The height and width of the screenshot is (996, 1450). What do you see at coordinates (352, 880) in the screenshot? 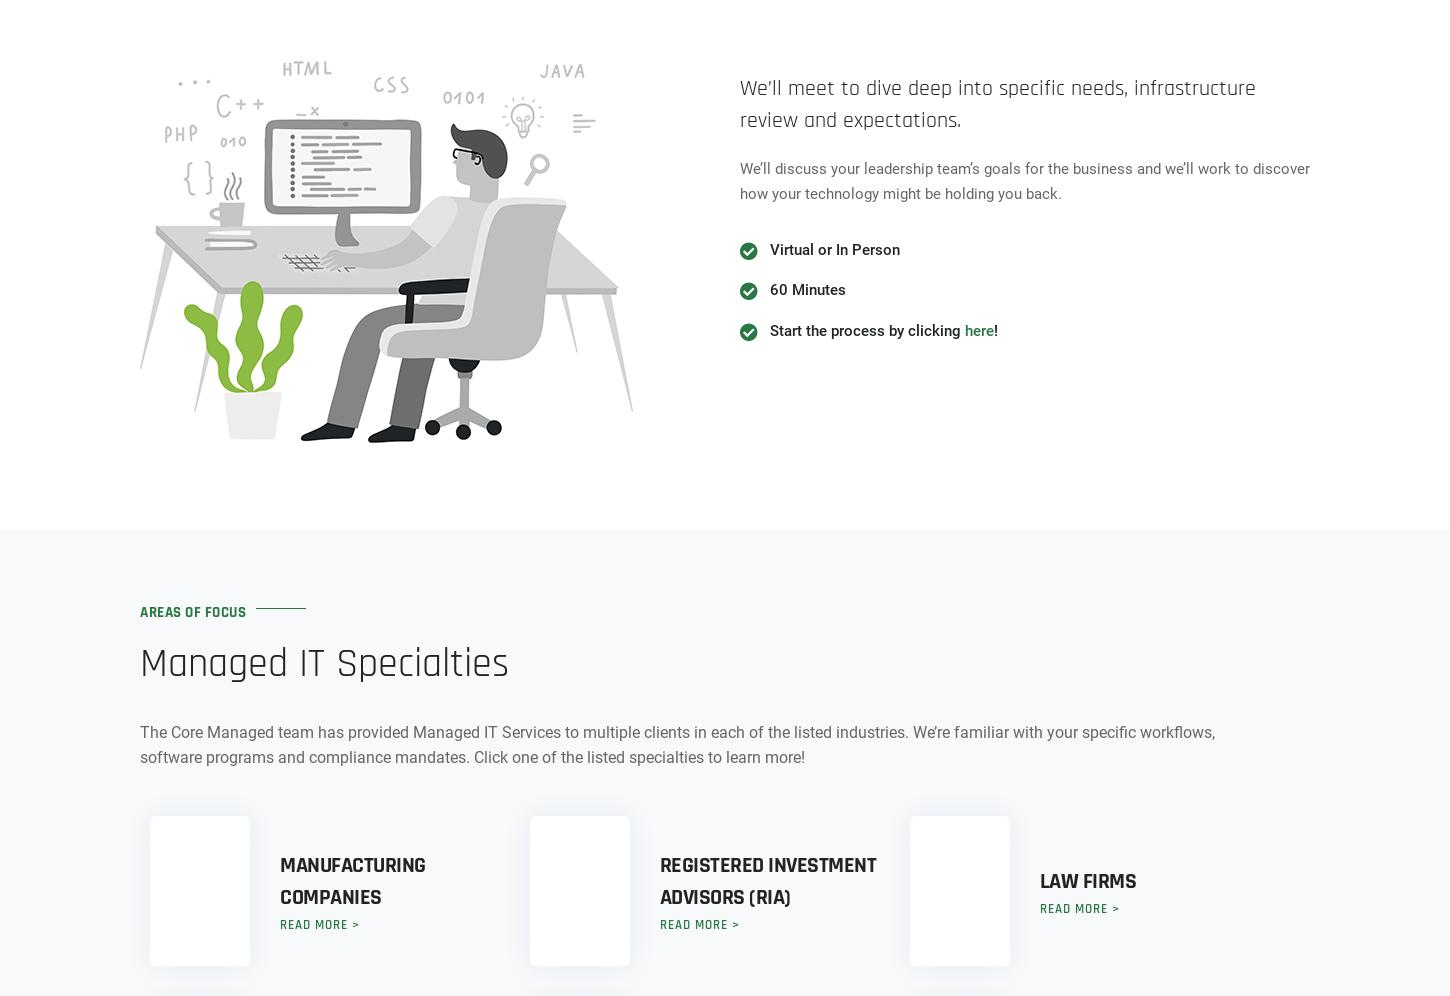
I see `'Manufacturing Companies'` at bounding box center [352, 880].